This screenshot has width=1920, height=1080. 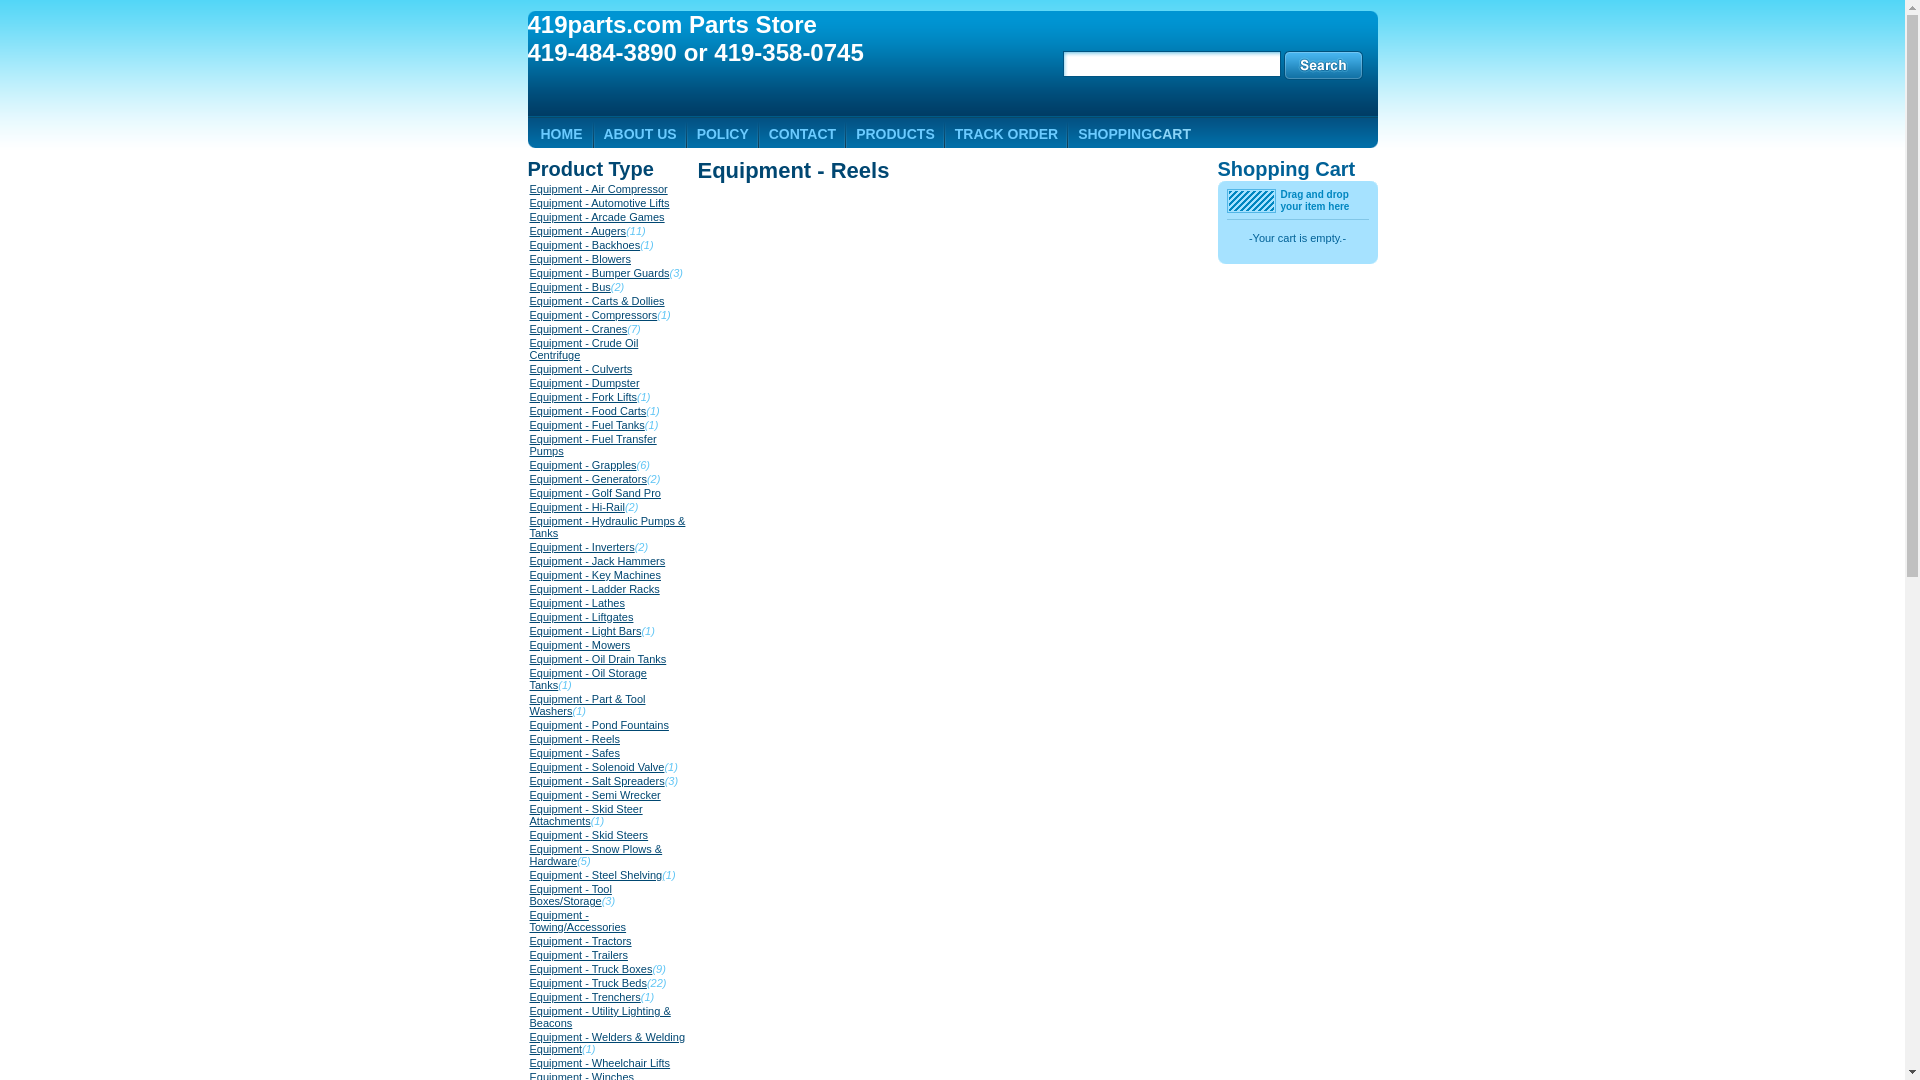 I want to click on 'Equipment - Trenchers', so click(x=584, y=996).